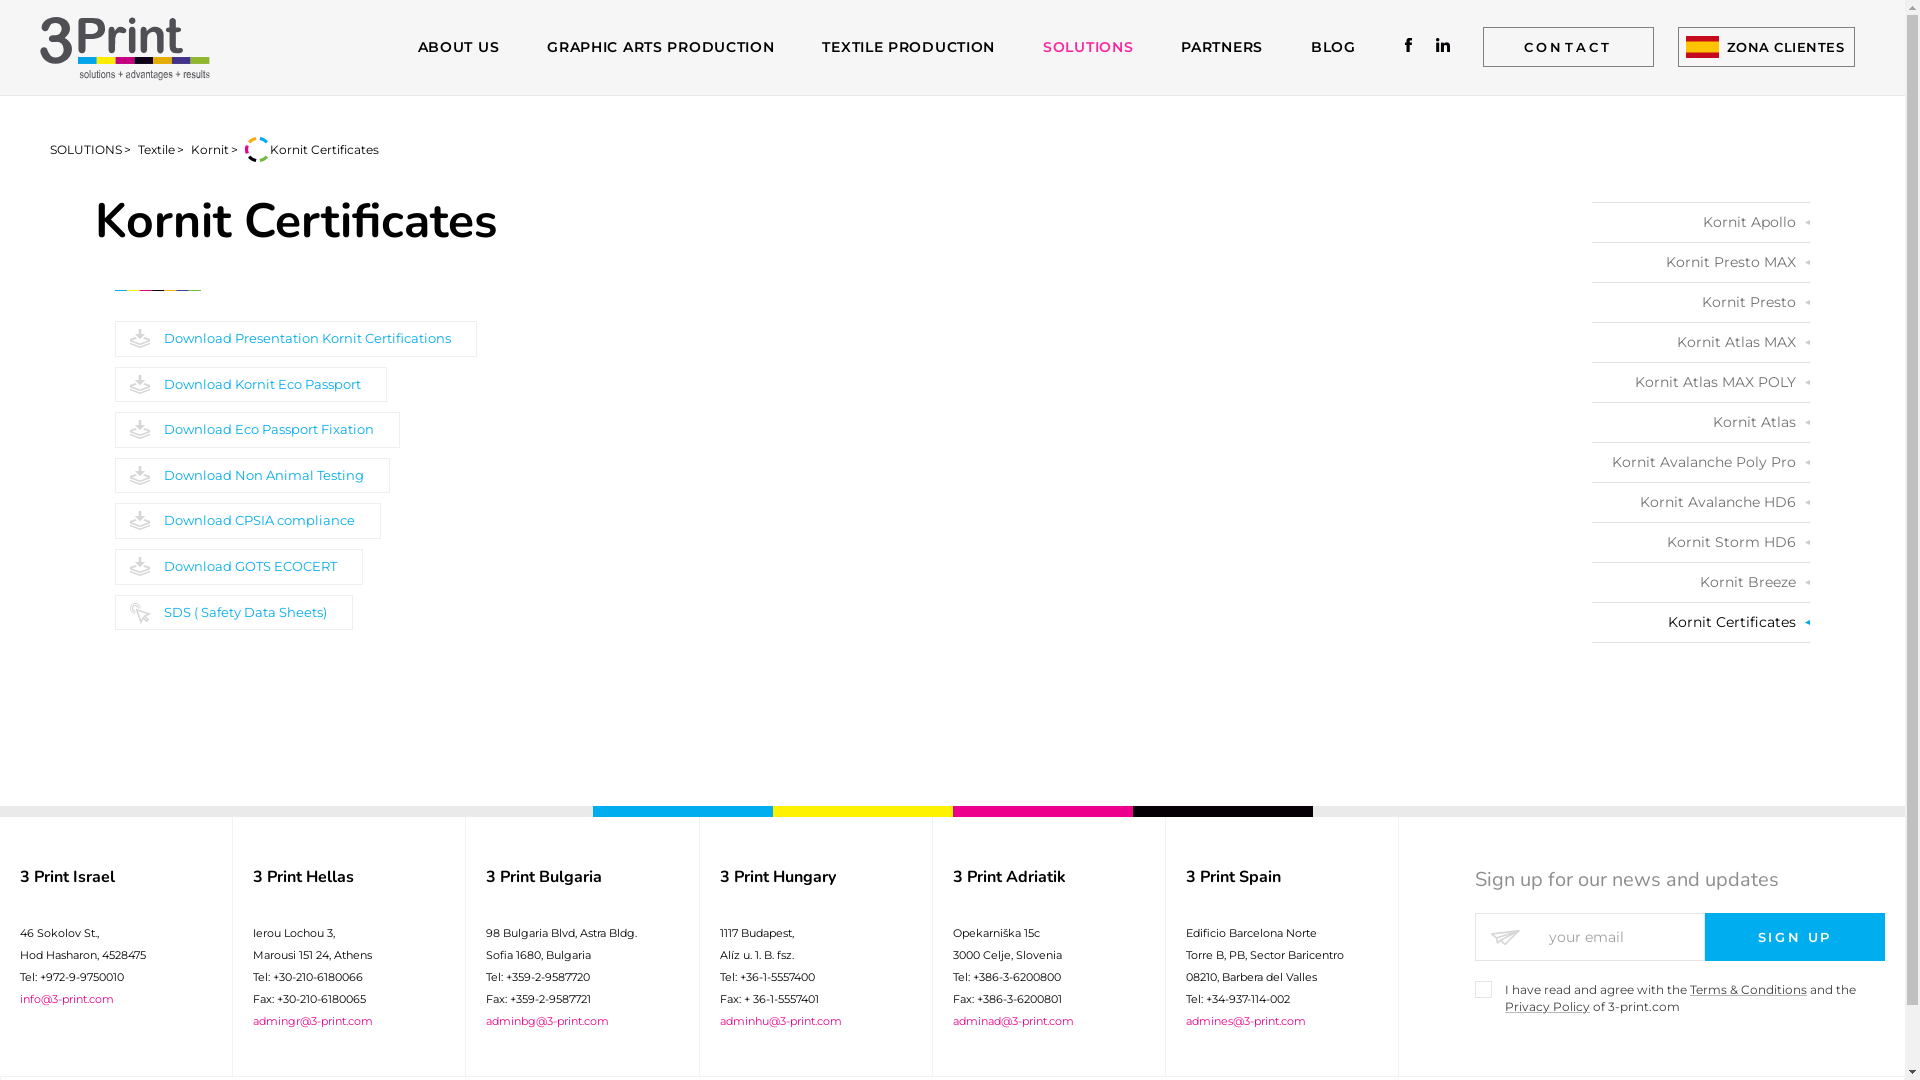 The height and width of the screenshot is (1080, 1920). Describe the element at coordinates (19, 999) in the screenshot. I see `'info@3-print.com'` at that location.